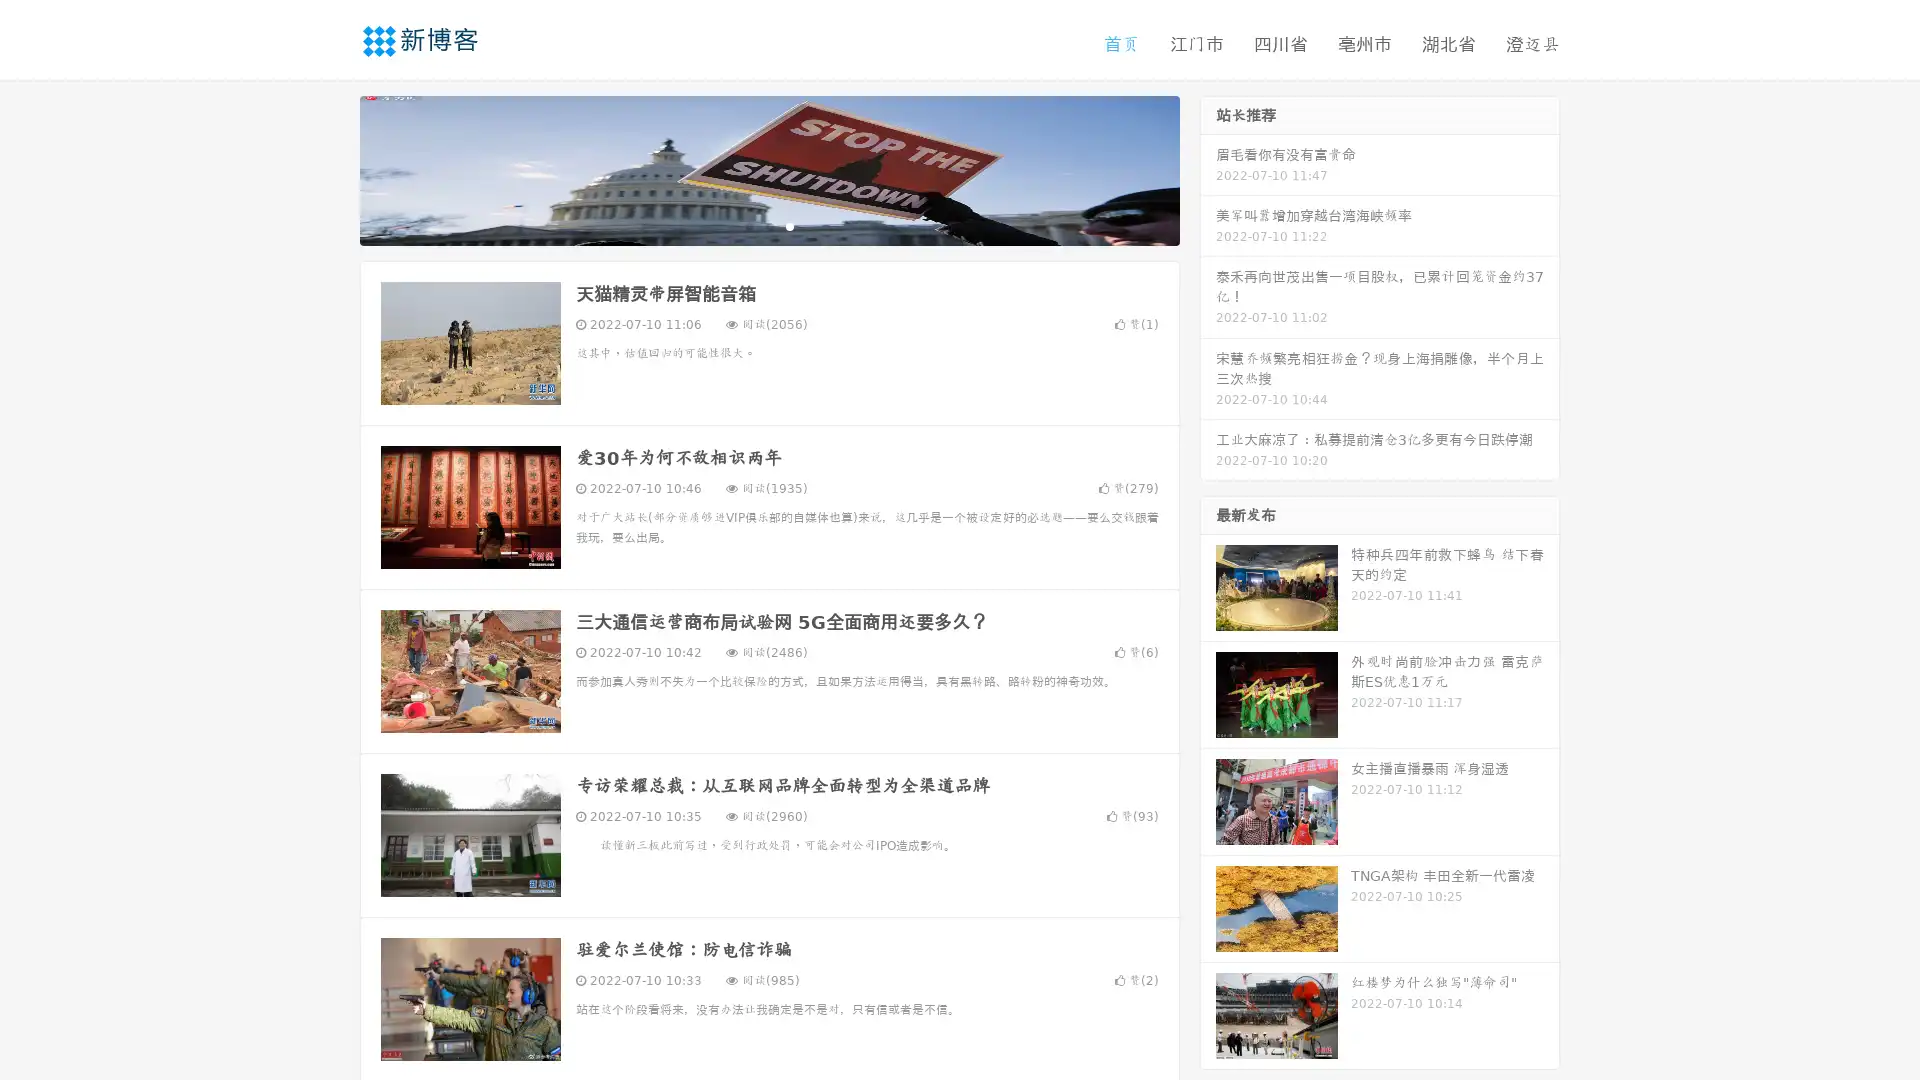  Describe the element at coordinates (748, 225) in the screenshot. I see `Go to slide 1` at that location.